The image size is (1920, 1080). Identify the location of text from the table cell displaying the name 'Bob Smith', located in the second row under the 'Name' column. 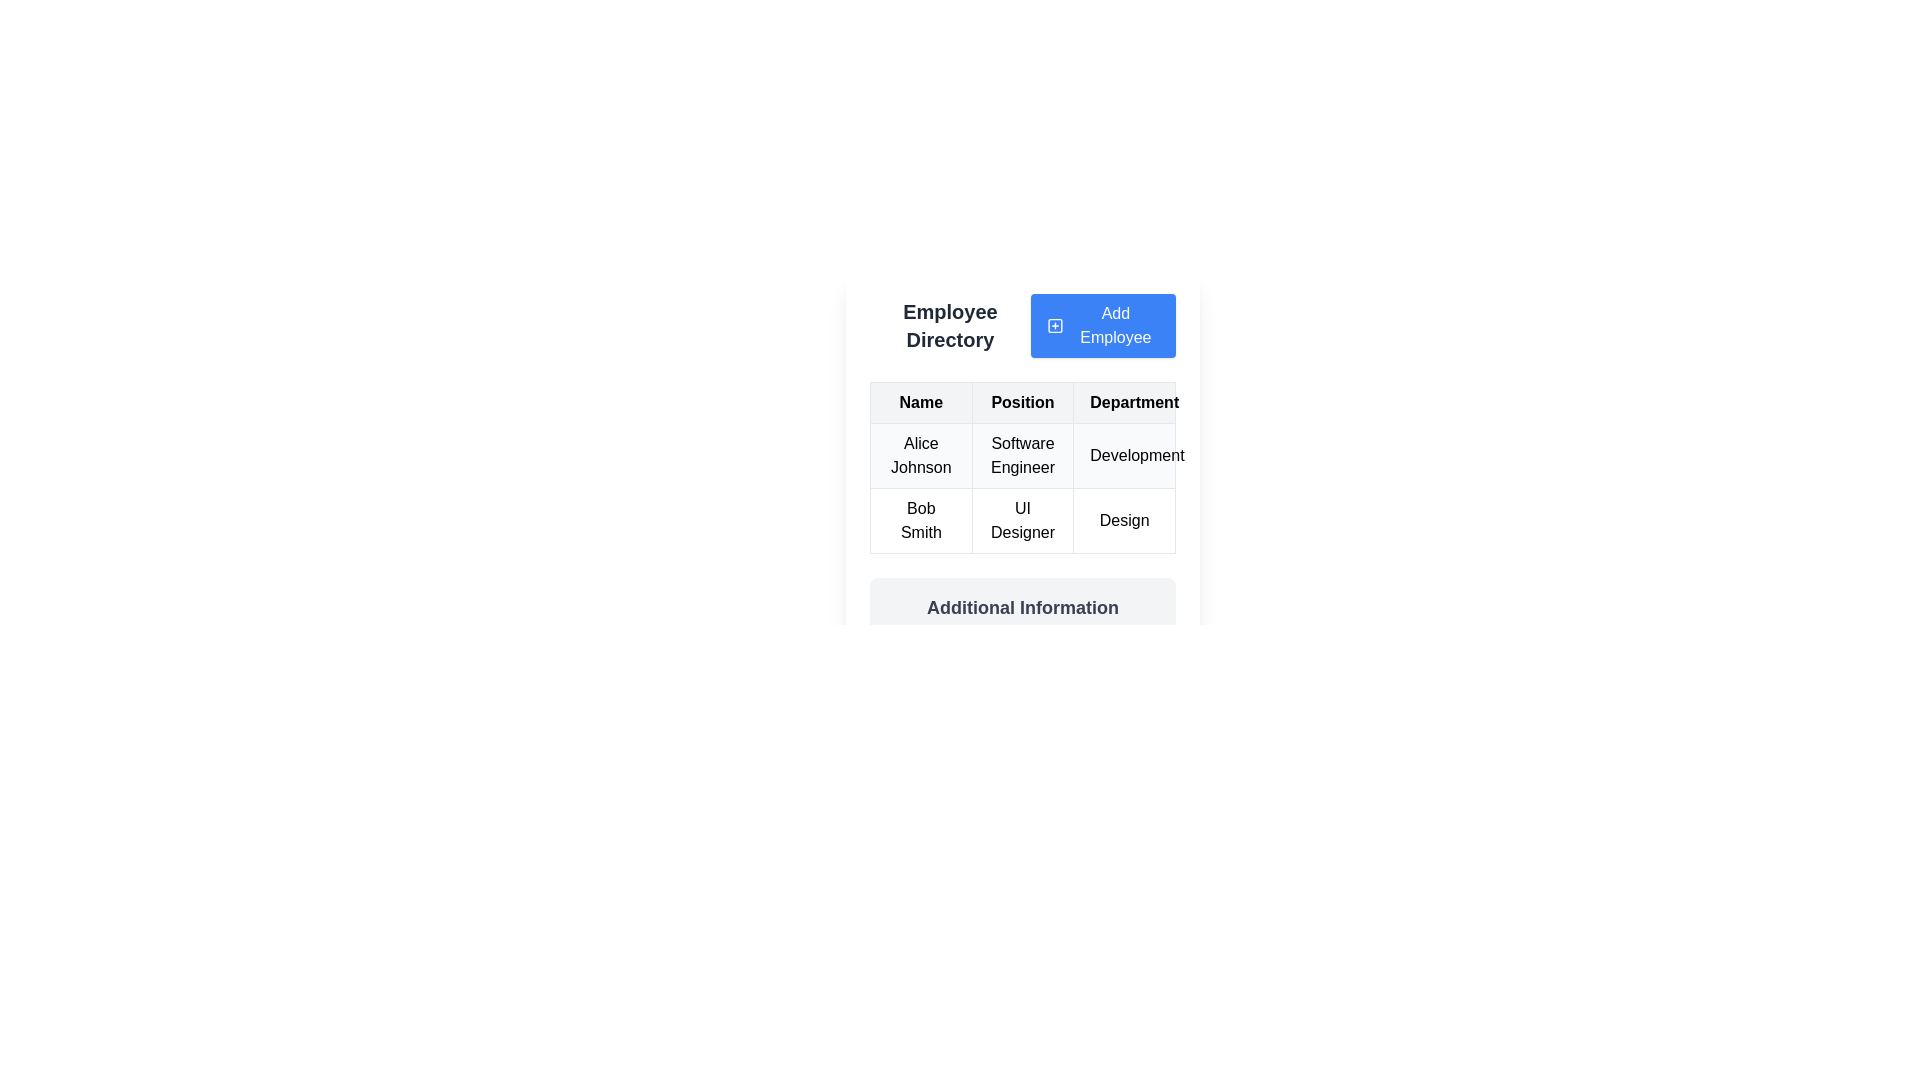
(920, 519).